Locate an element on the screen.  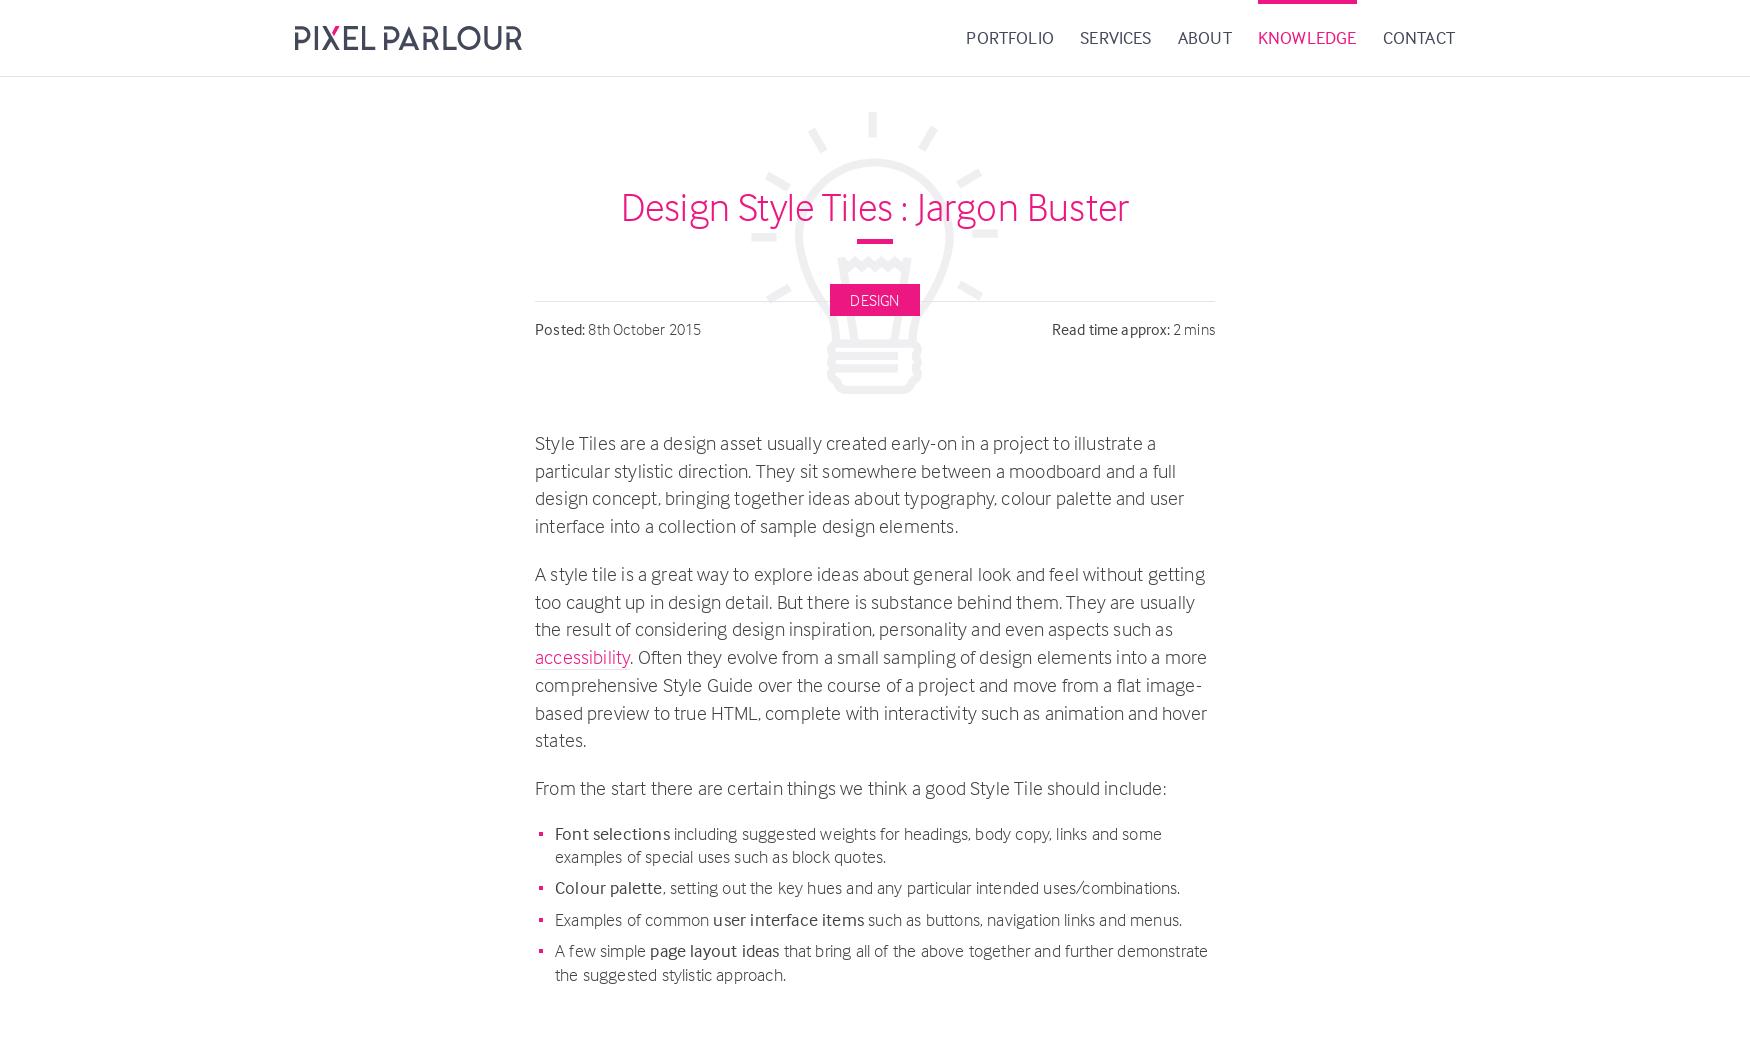
'Services' is located at coordinates (1079, 37).